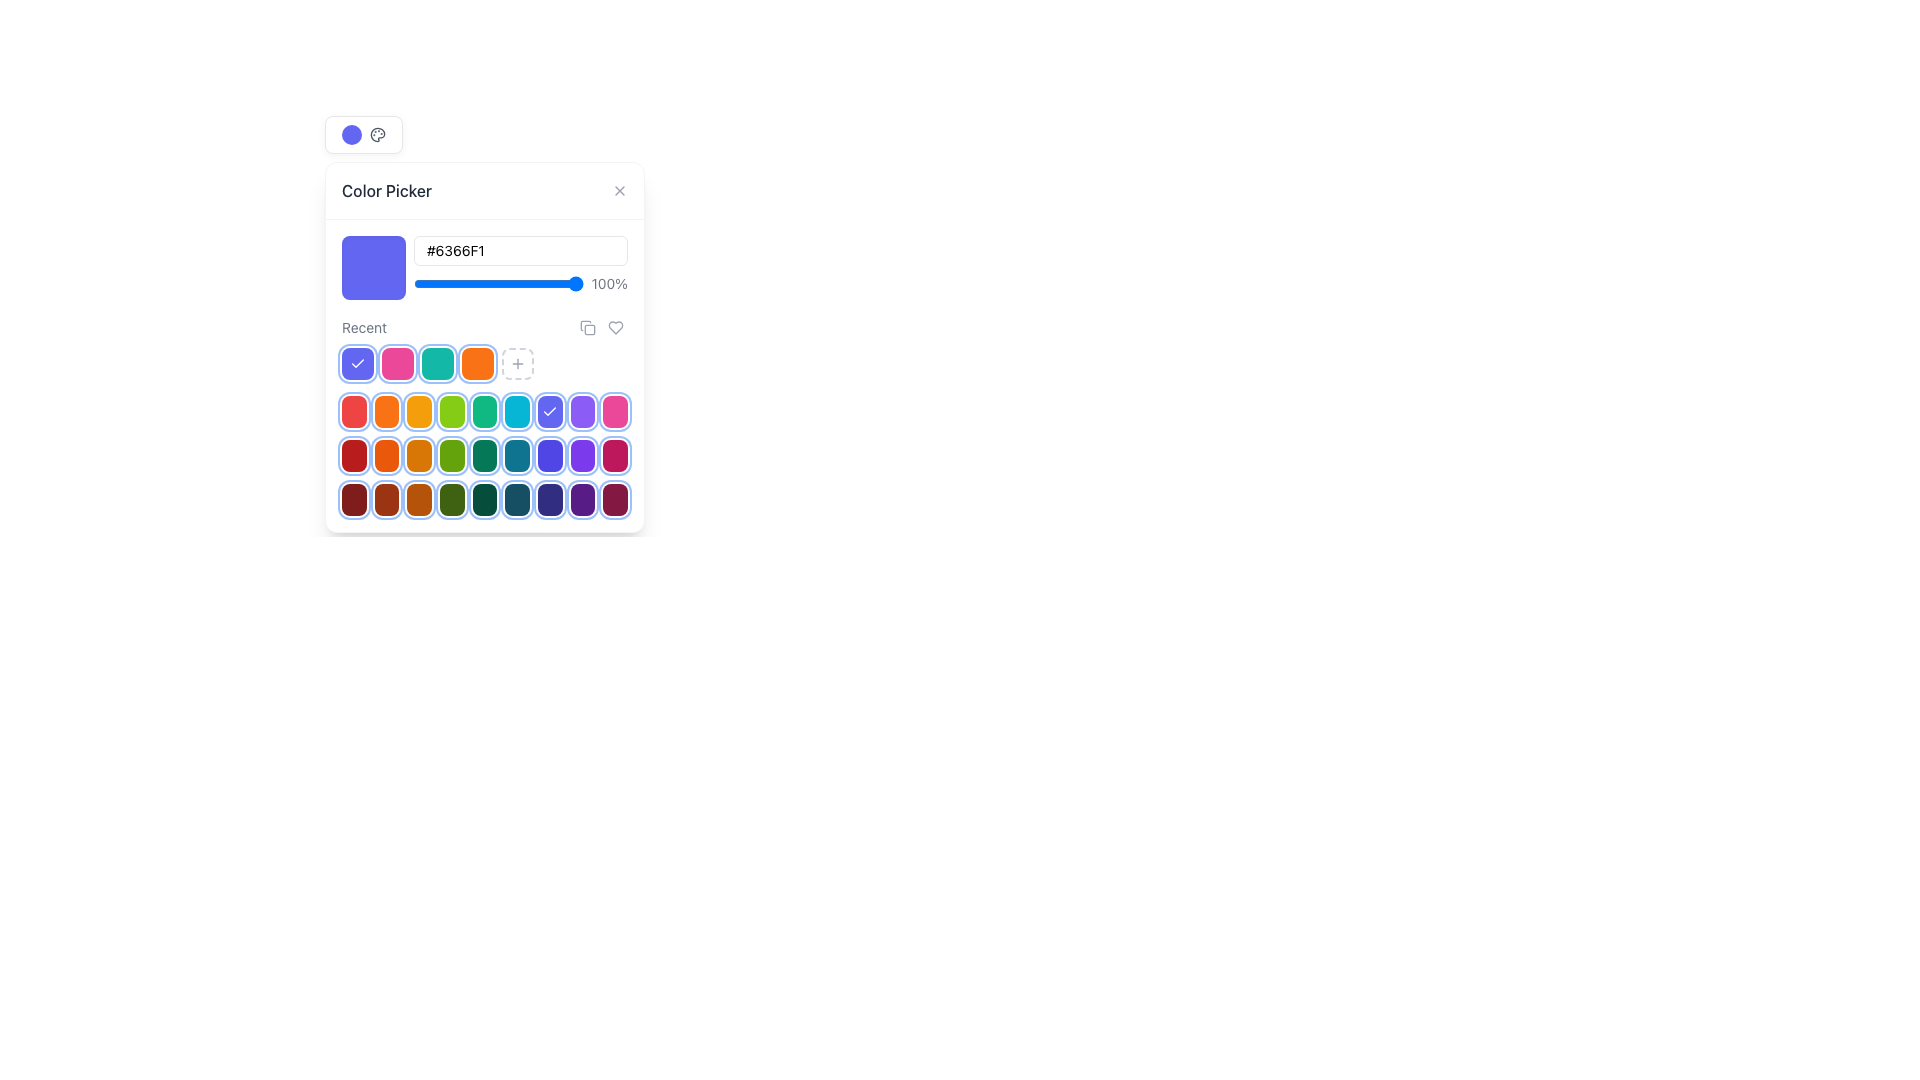 Image resolution: width=1920 pixels, height=1080 pixels. I want to click on the pink rounded square Color selection button located at the bottom-right of the Color Picker interface, so click(614, 411).